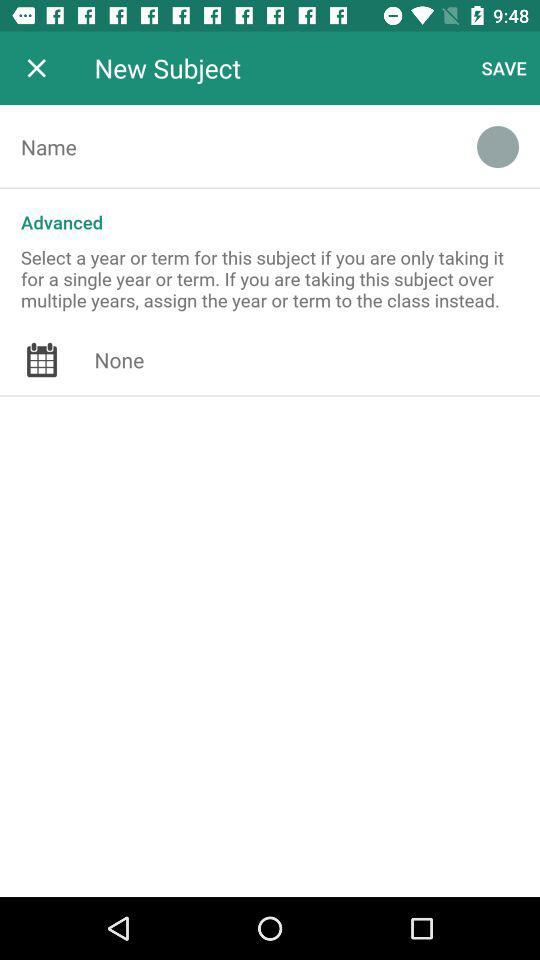 The height and width of the screenshot is (960, 540). What do you see at coordinates (496, 145) in the screenshot?
I see `the item below save icon` at bounding box center [496, 145].